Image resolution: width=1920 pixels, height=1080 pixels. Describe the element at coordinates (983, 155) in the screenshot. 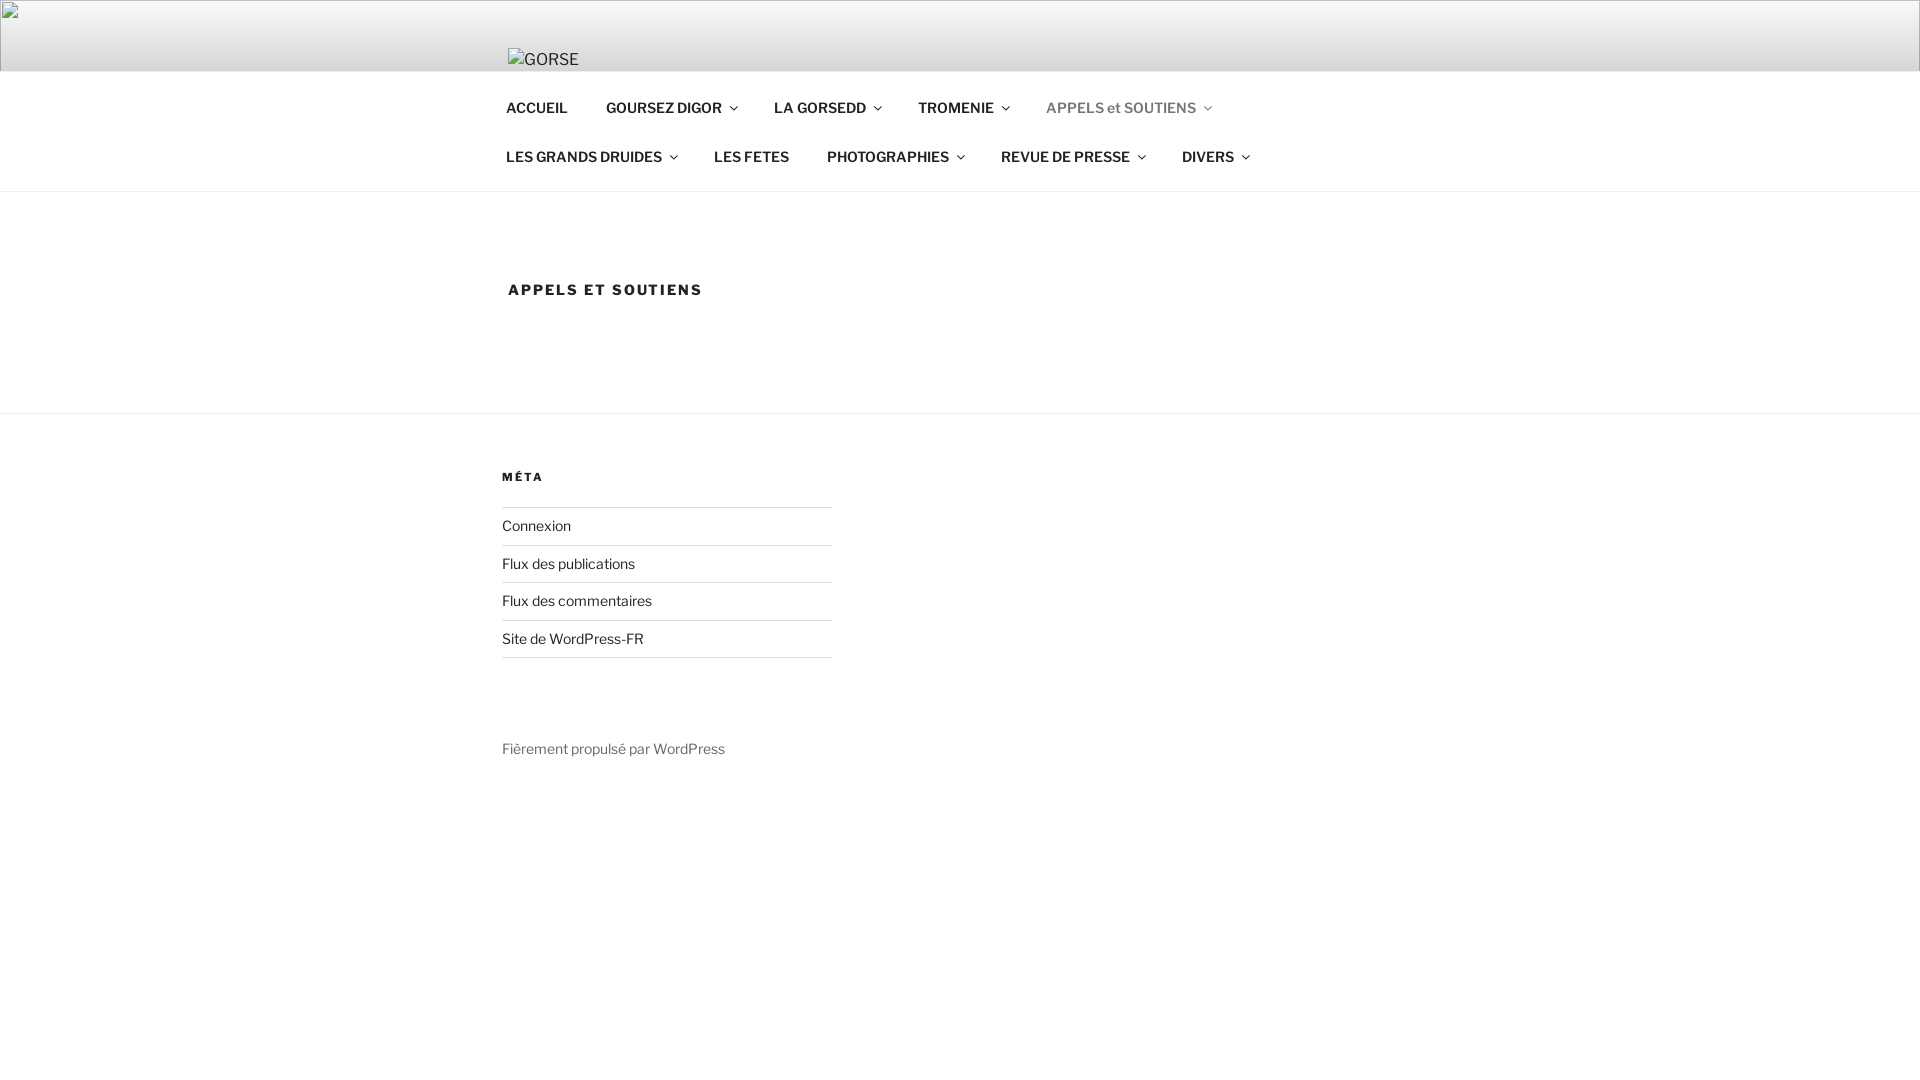

I see `'REVUE DE PRESSE'` at that location.